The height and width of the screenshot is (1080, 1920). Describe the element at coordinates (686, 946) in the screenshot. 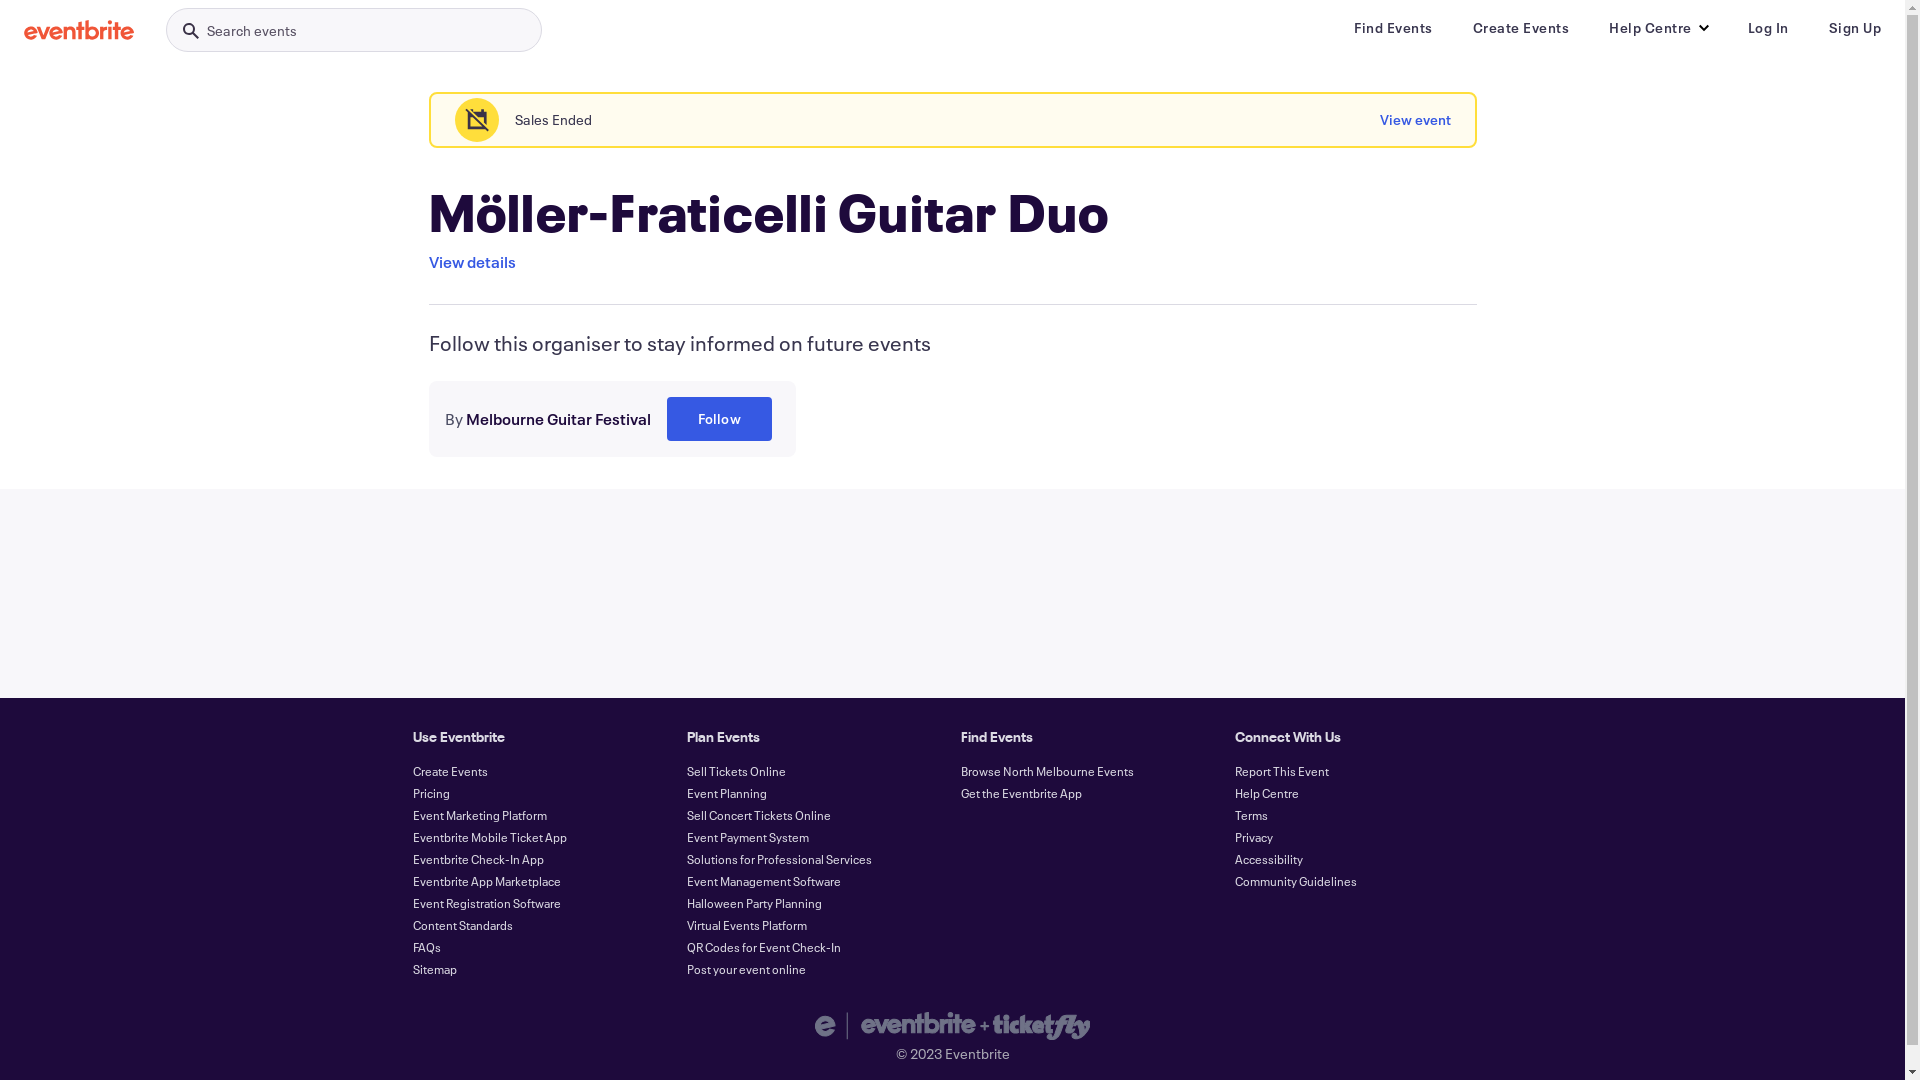

I see `'QR Codes for Event Check-In'` at that location.